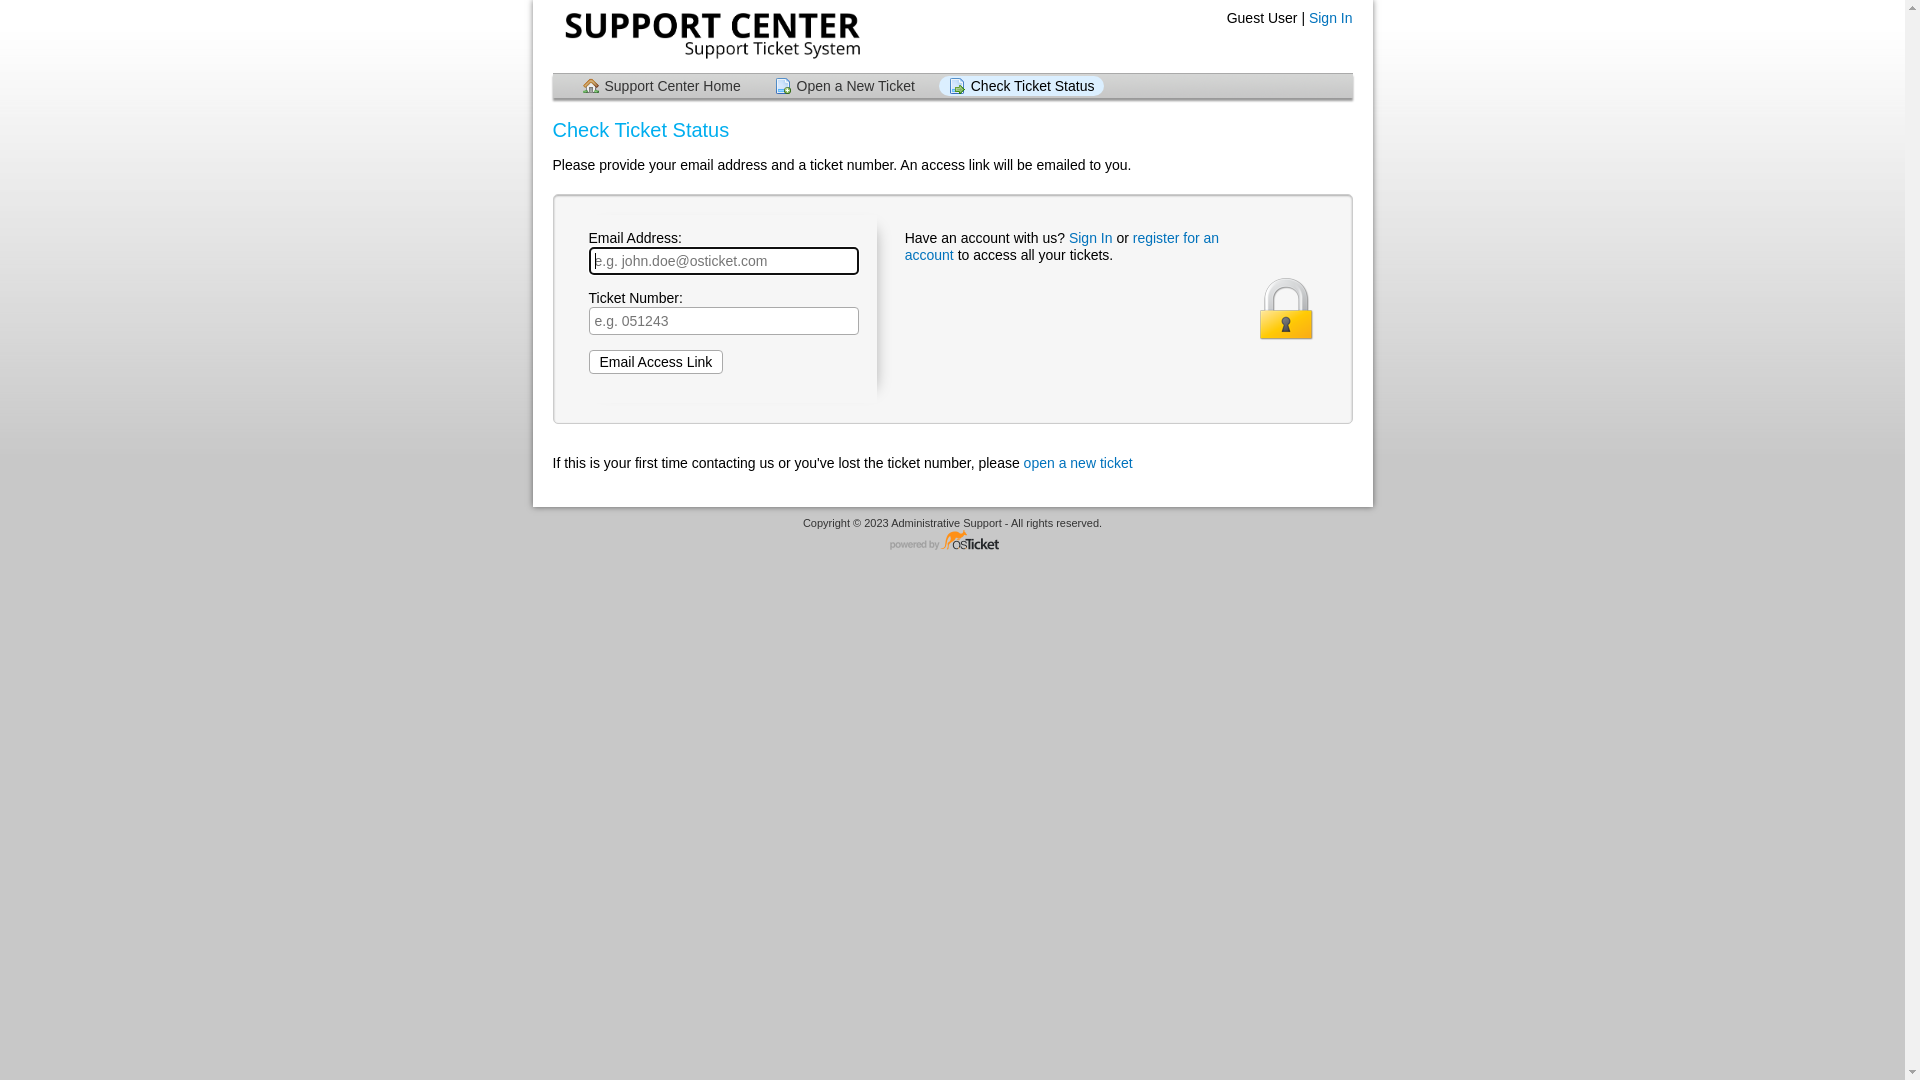 The height and width of the screenshot is (1080, 1920). Describe the element at coordinates (952, 541) in the screenshot. I see `'Helpdesk software - powered by osTicket'` at that location.